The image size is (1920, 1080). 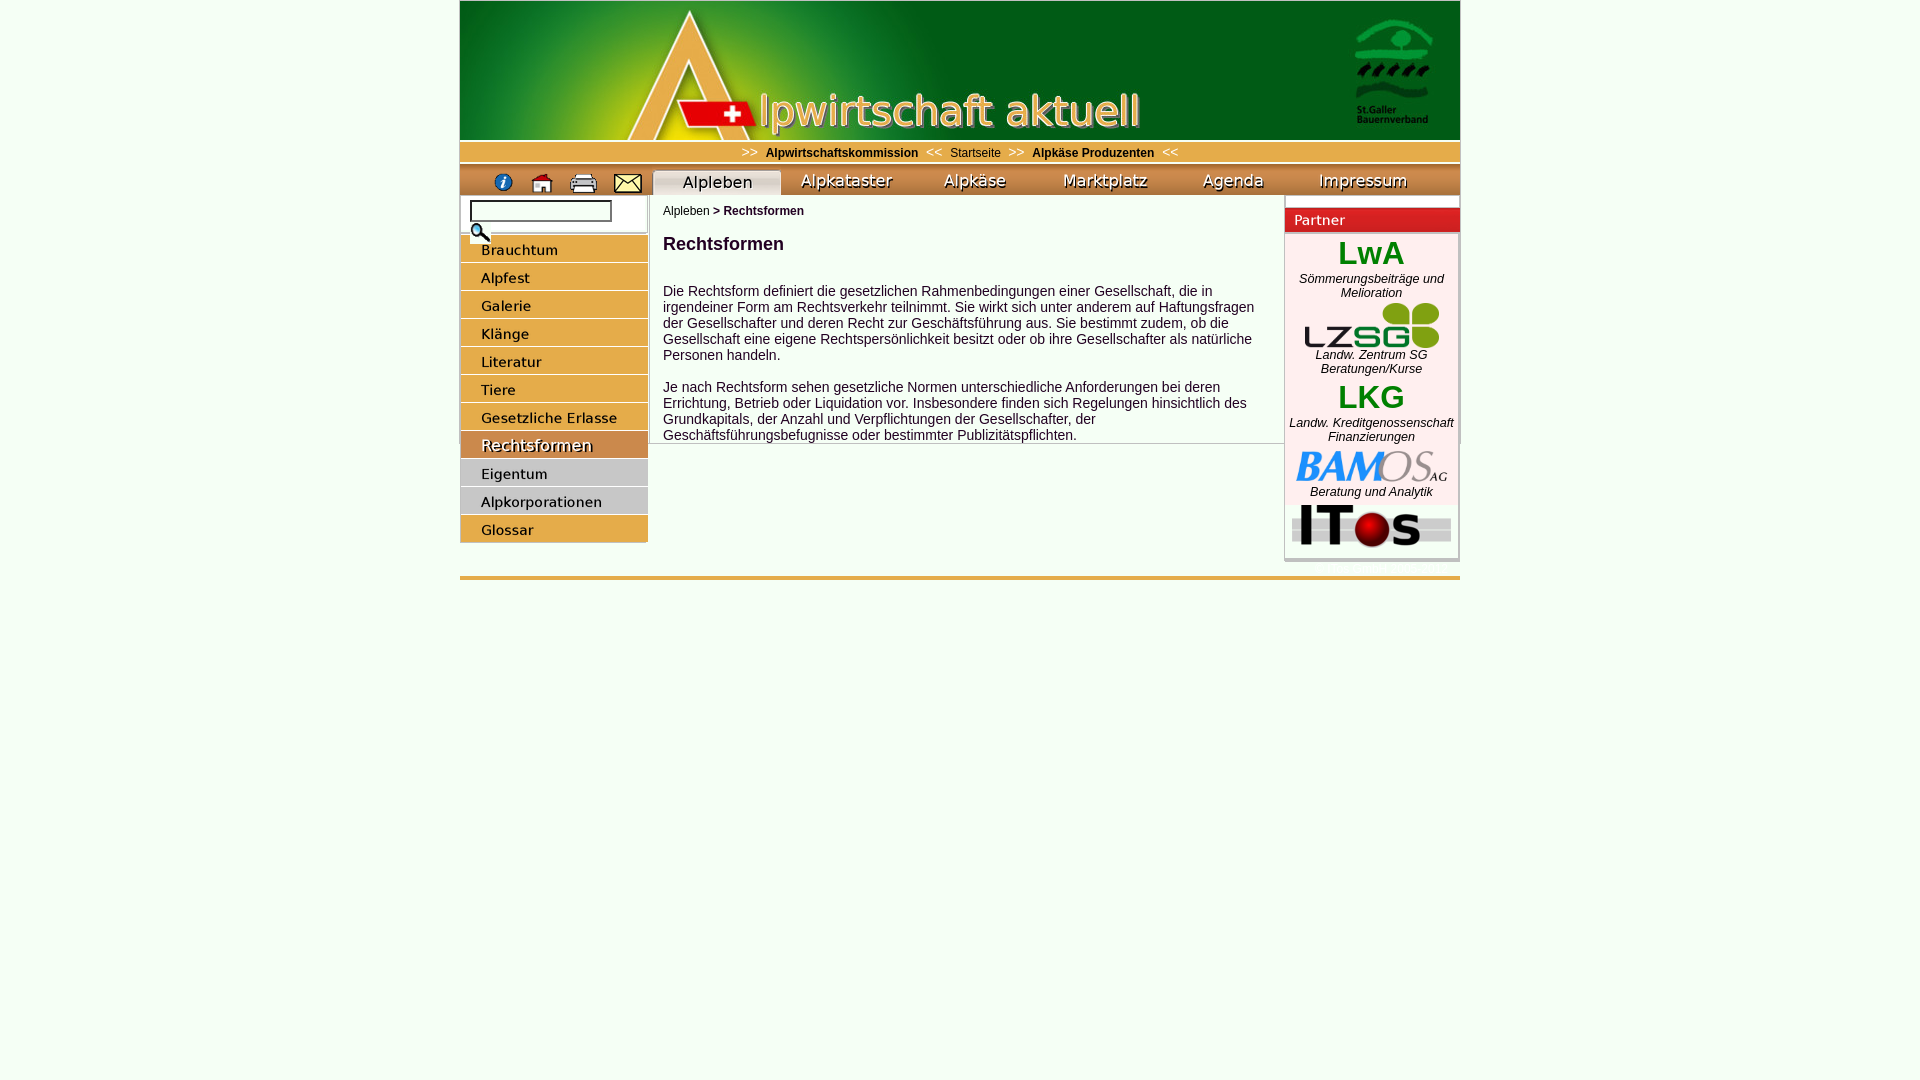 What do you see at coordinates (504, 184) in the screenshot?
I see `'Info'` at bounding box center [504, 184].